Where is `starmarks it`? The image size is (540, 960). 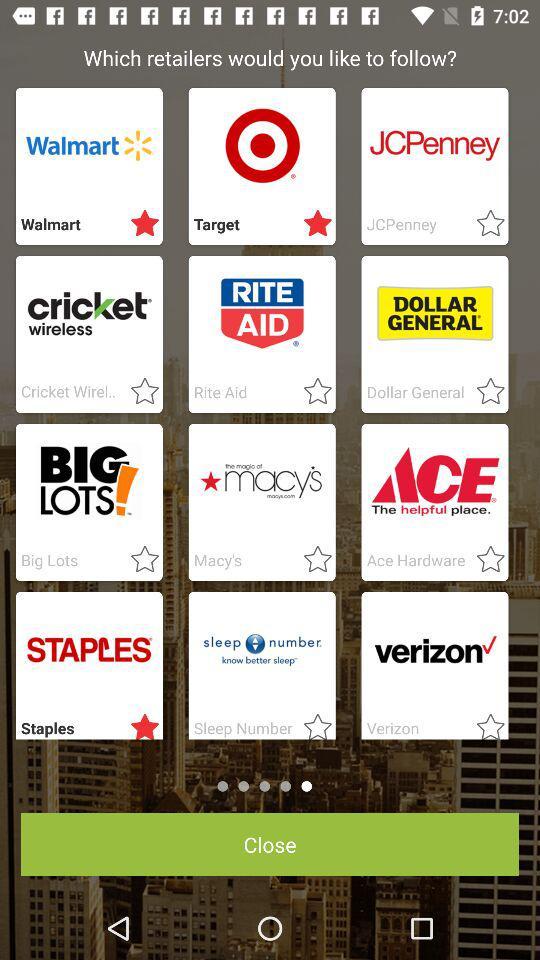 starmarks it is located at coordinates (483, 224).